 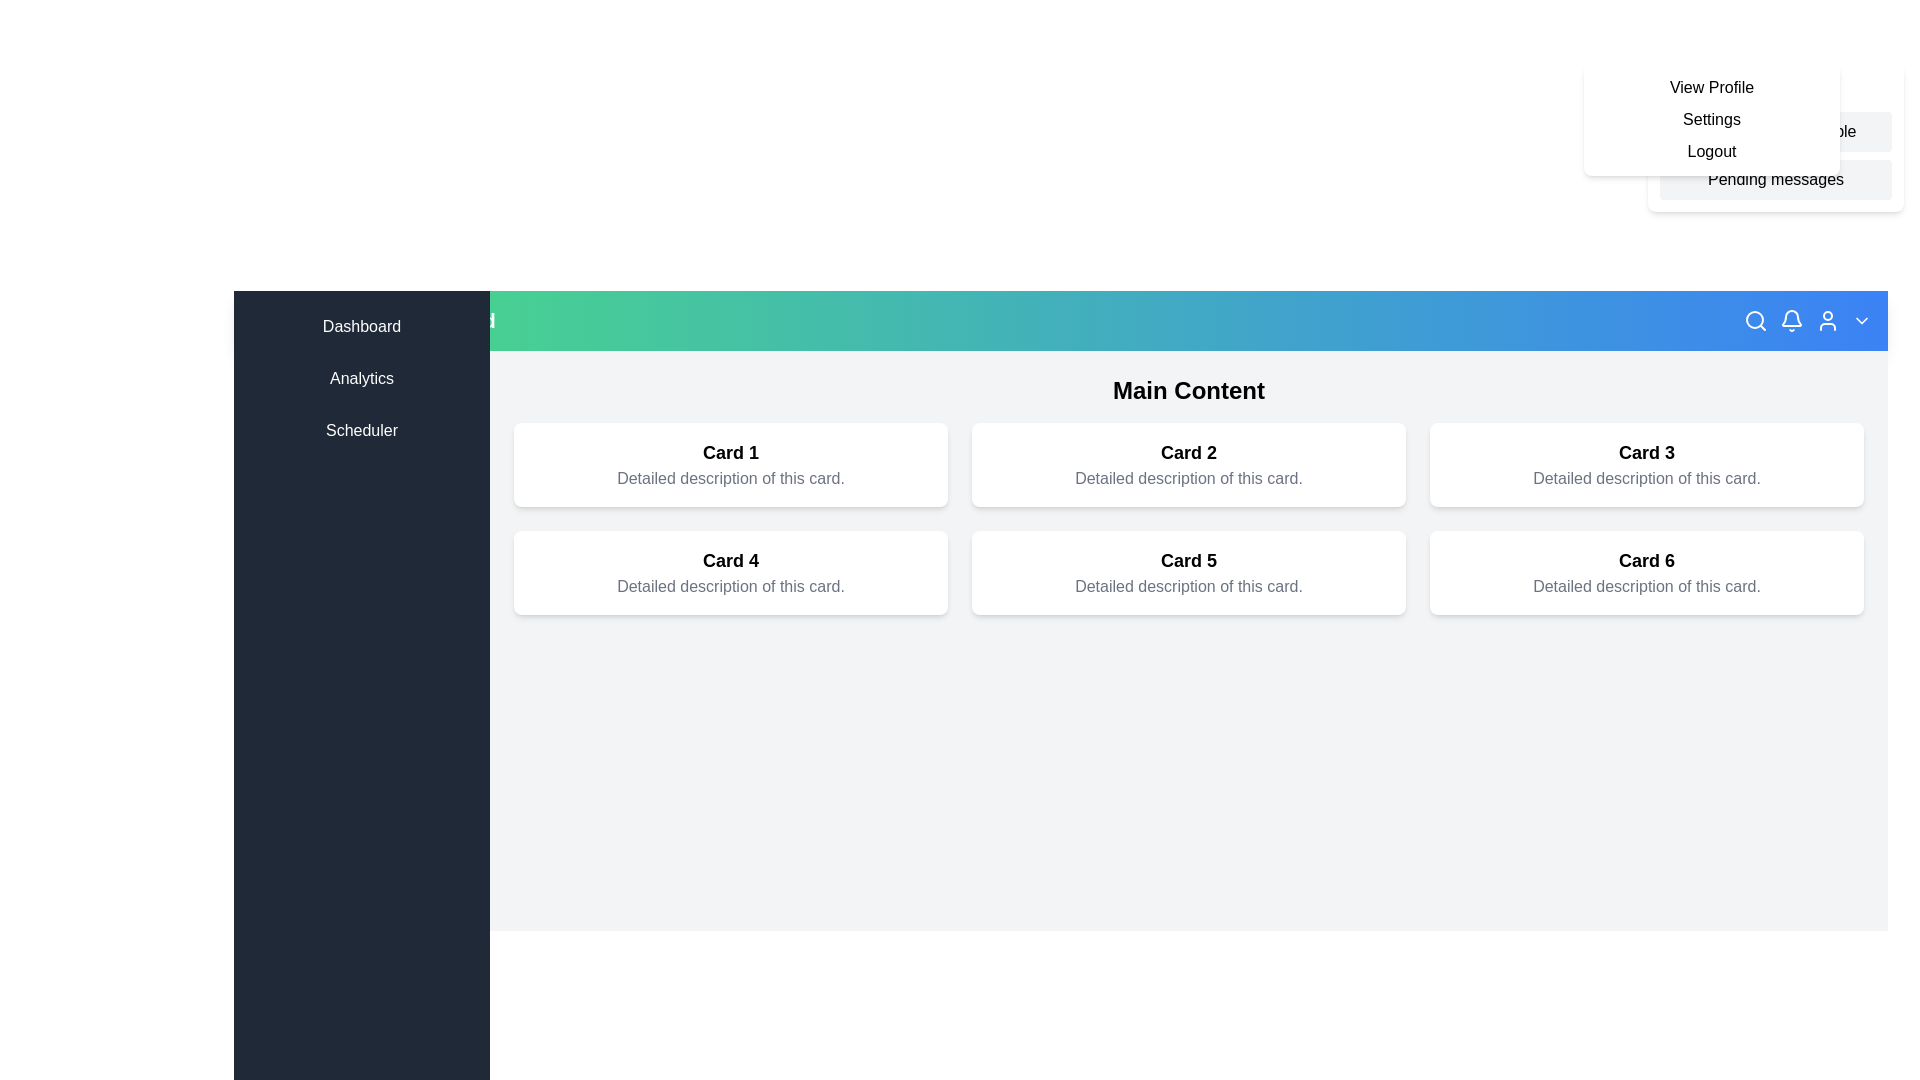 I want to click on the text element that displays 'Detailed description of this card.' located in 'Card 1', below the title and centrally aligned, so click(x=729, y=478).